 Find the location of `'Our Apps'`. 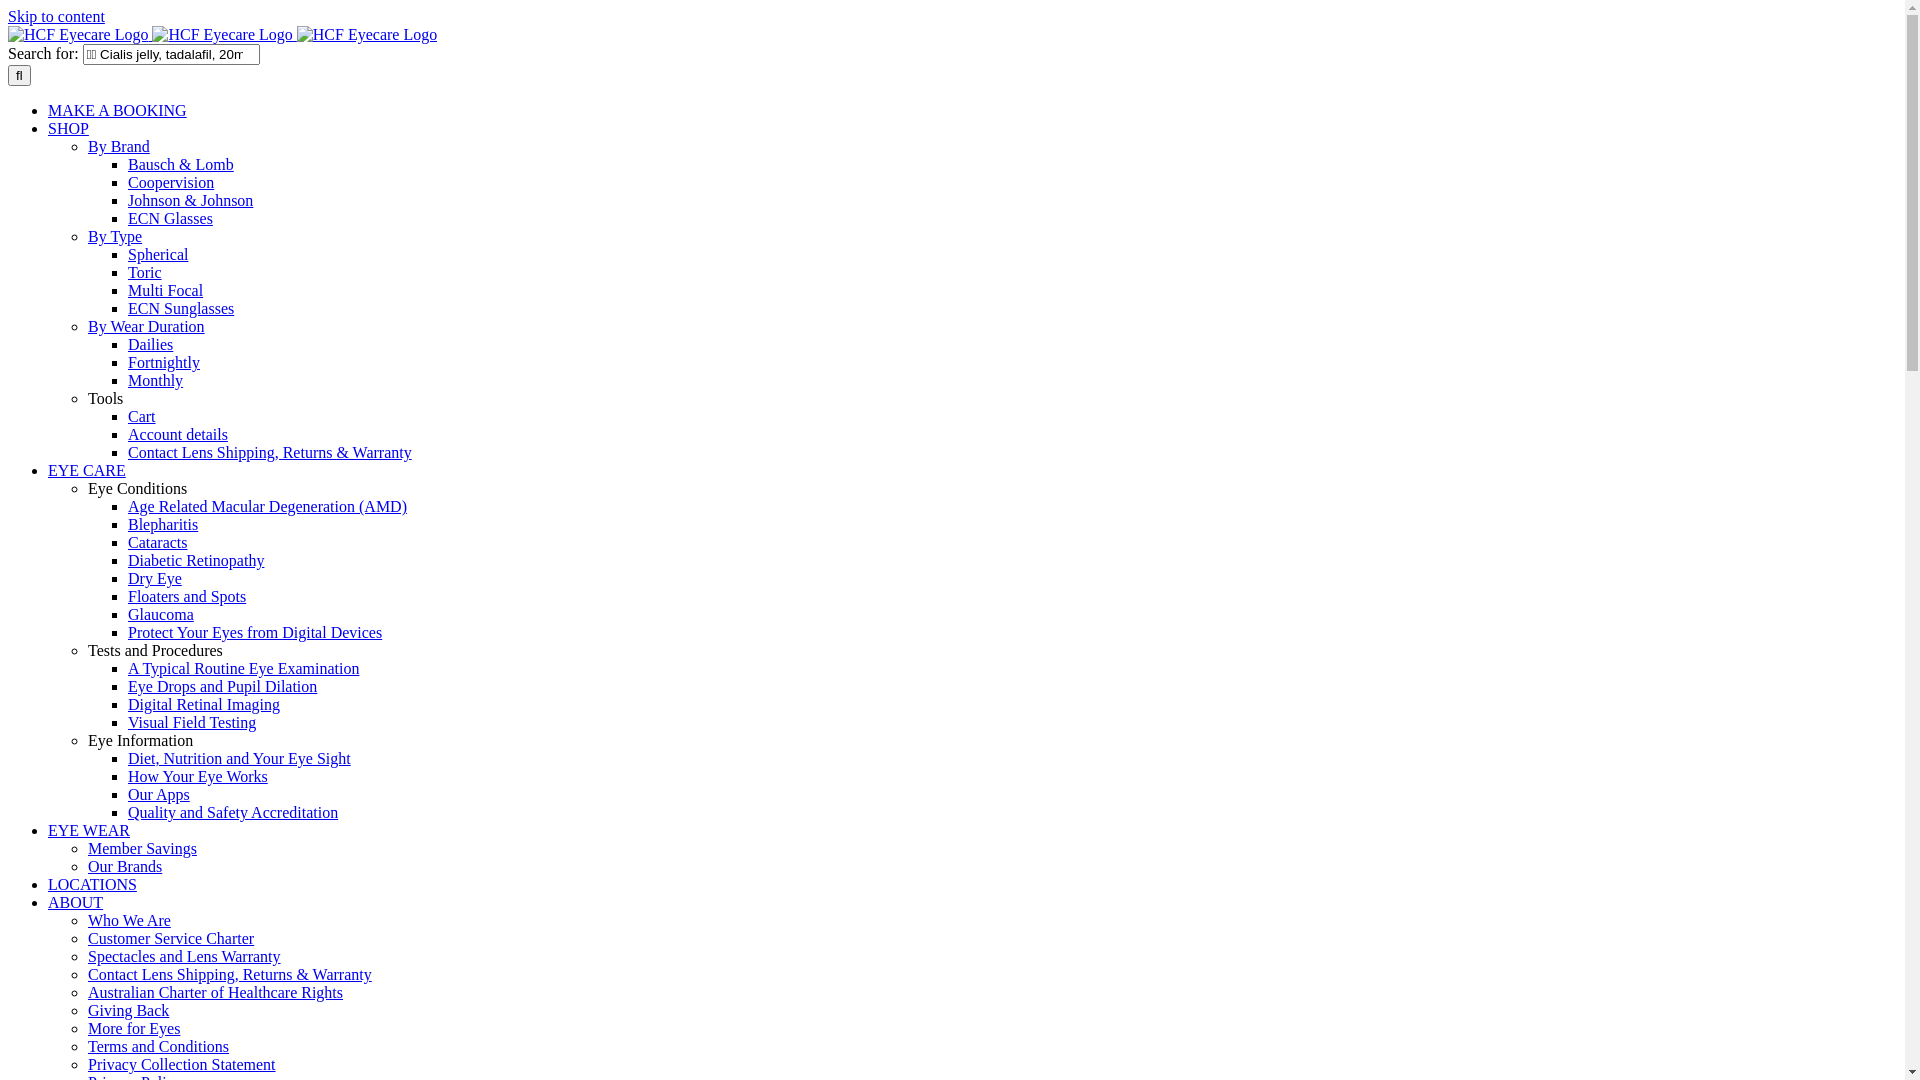

'Our Apps' is located at coordinates (157, 793).